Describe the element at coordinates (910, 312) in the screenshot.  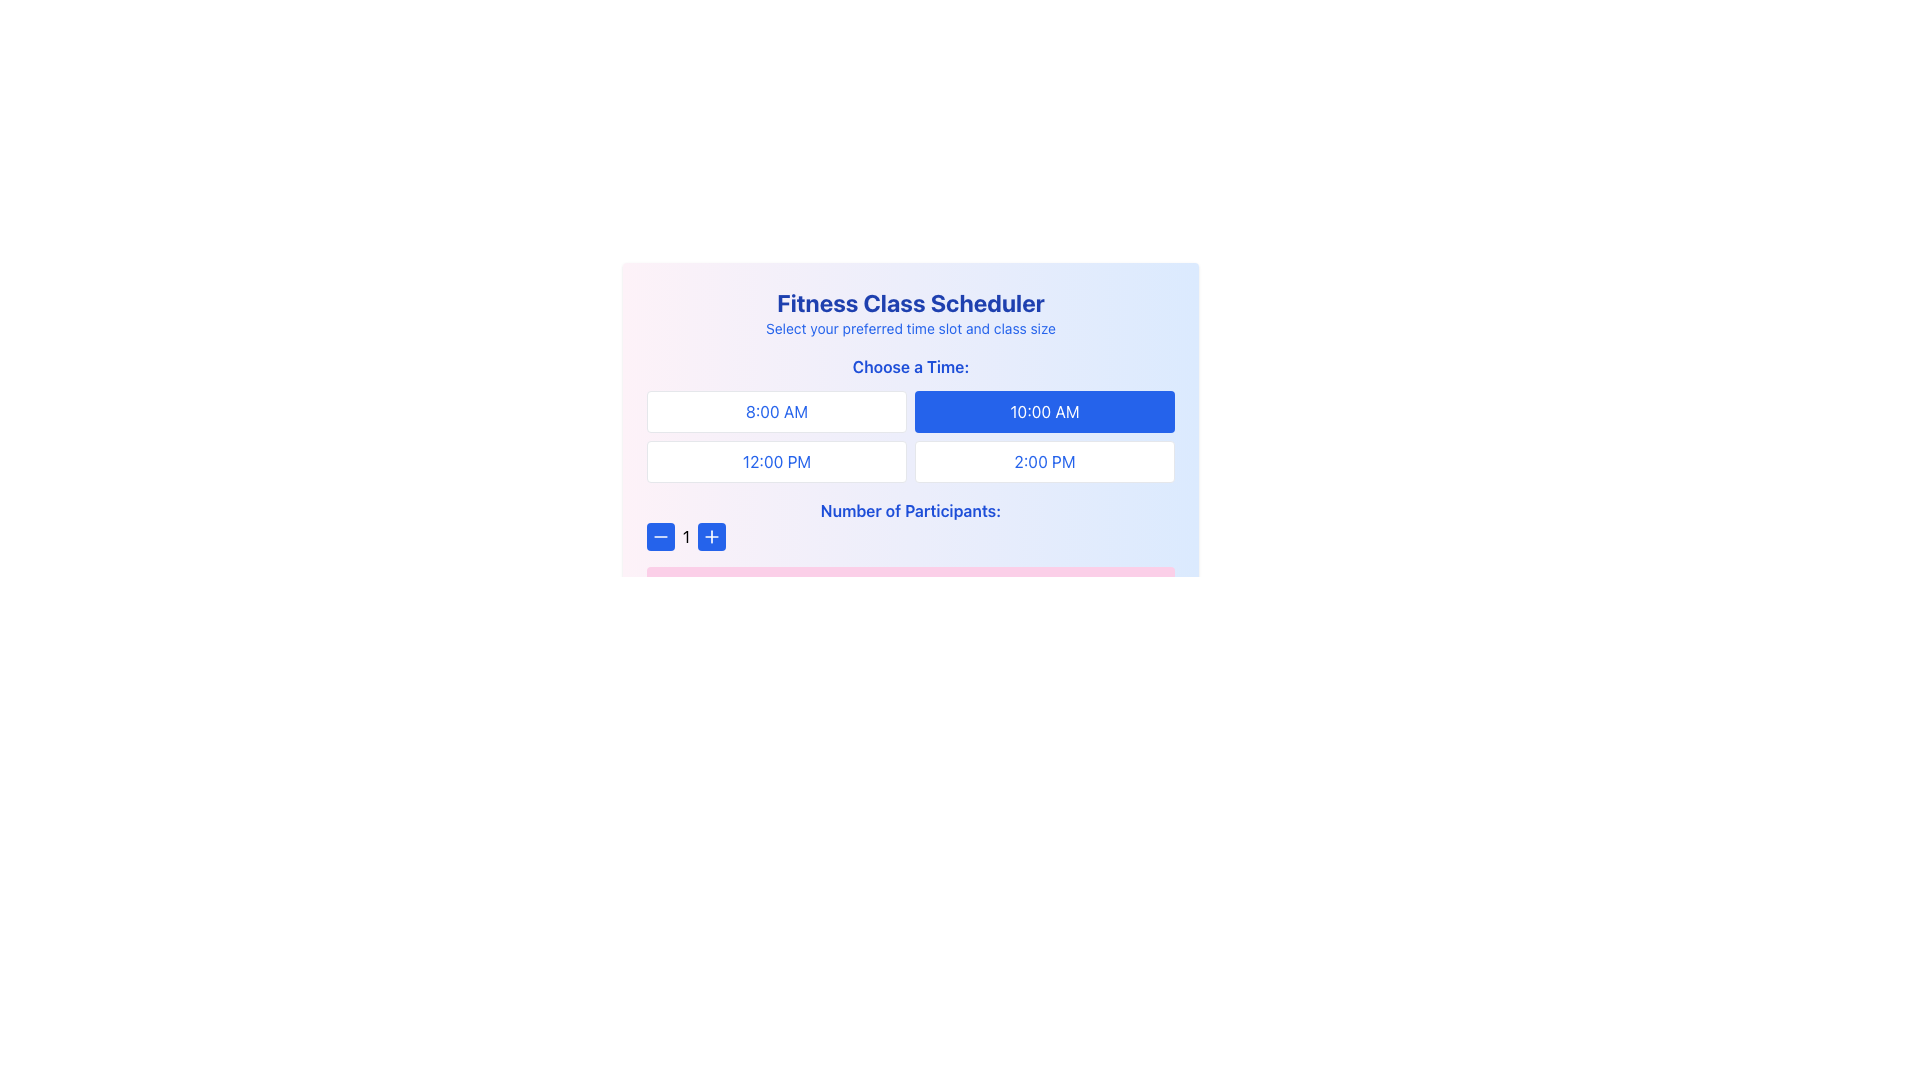
I see `the Text Block displaying 'Fitness Class Scheduler' which is styled in bold blue font, located at the top of the central gradient box` at that location.